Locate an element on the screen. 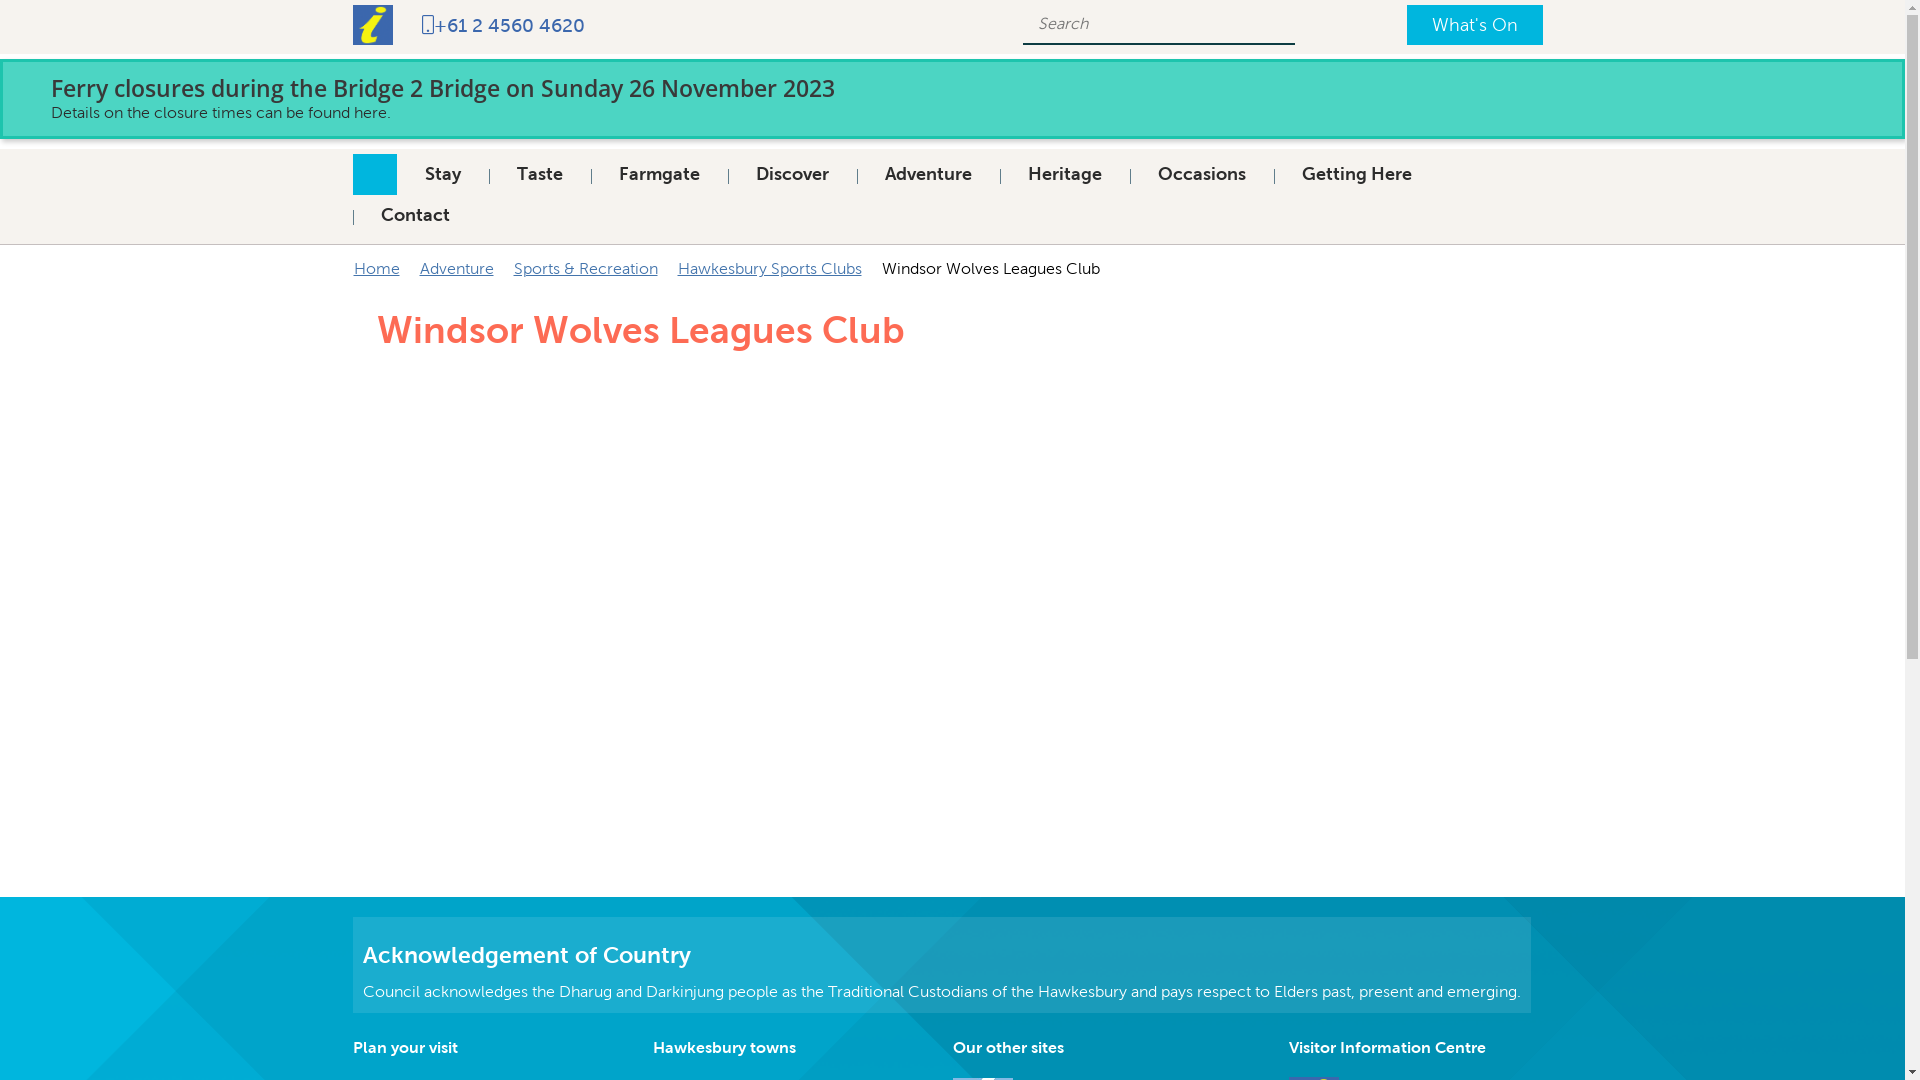 This screenshot has width=1920, height=1080. 'Discover' is located at coordinates (727, 173).